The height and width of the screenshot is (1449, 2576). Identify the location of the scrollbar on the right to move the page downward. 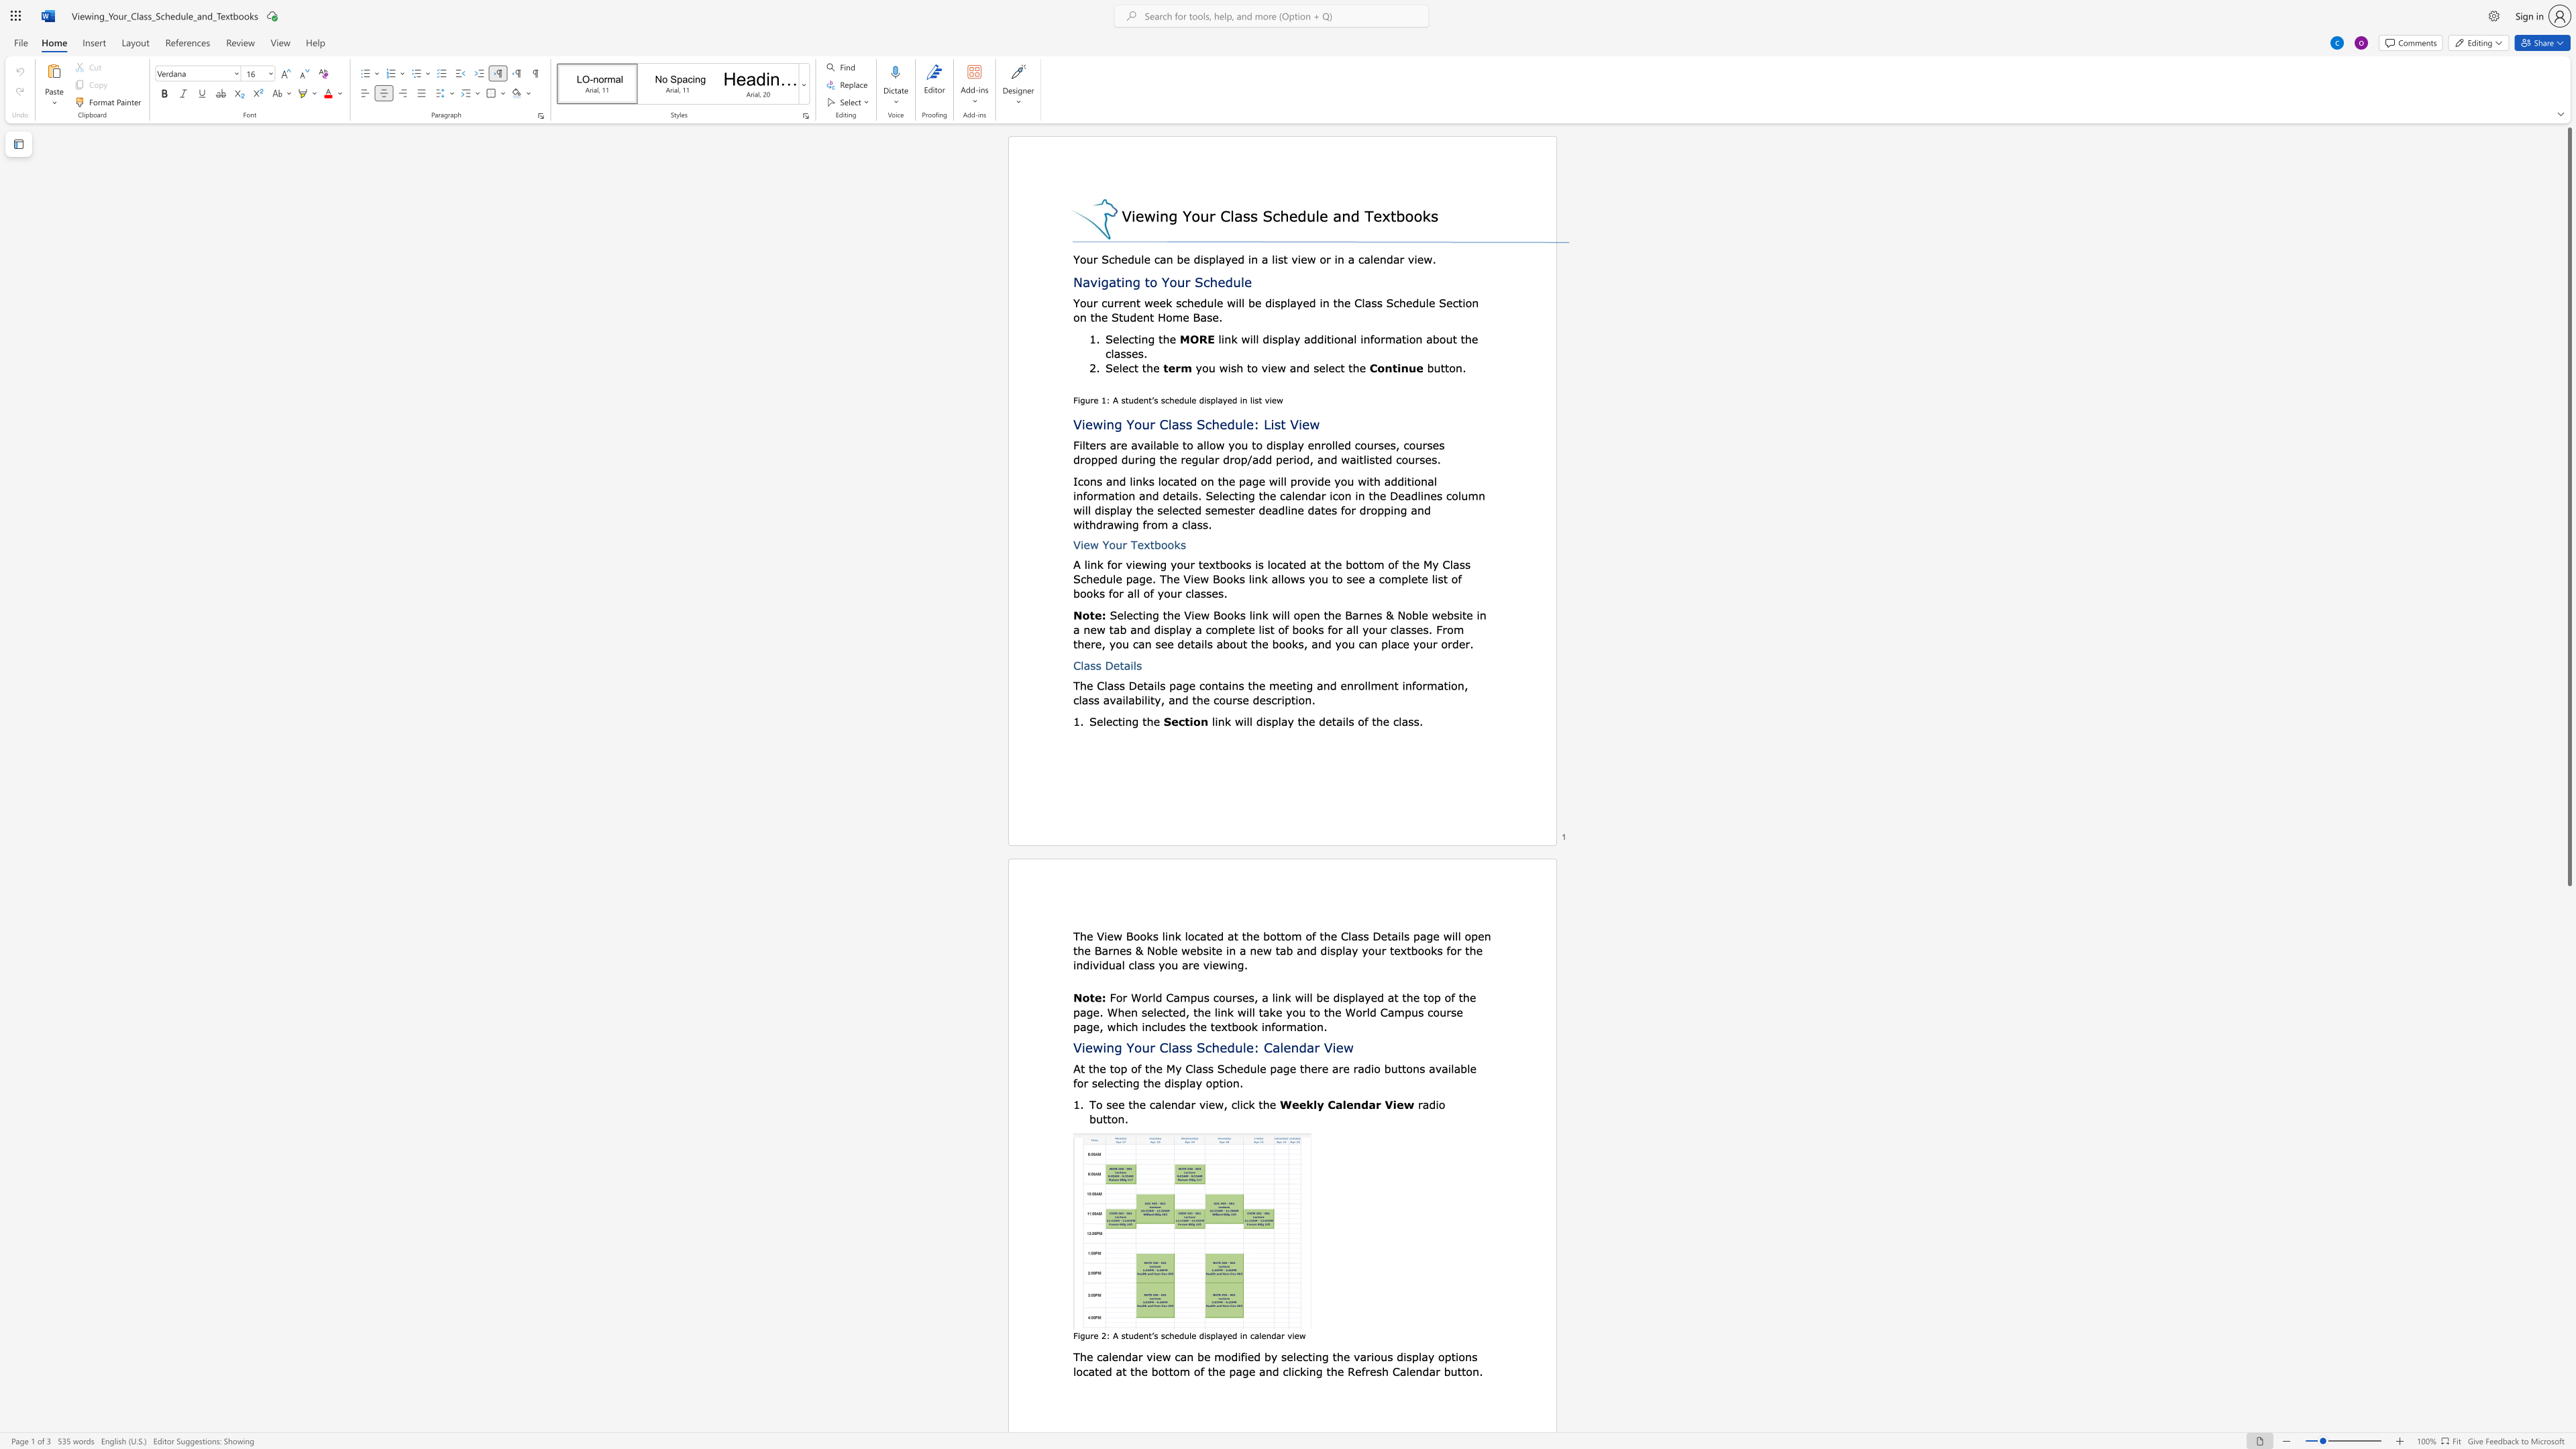
(2568, 1159).